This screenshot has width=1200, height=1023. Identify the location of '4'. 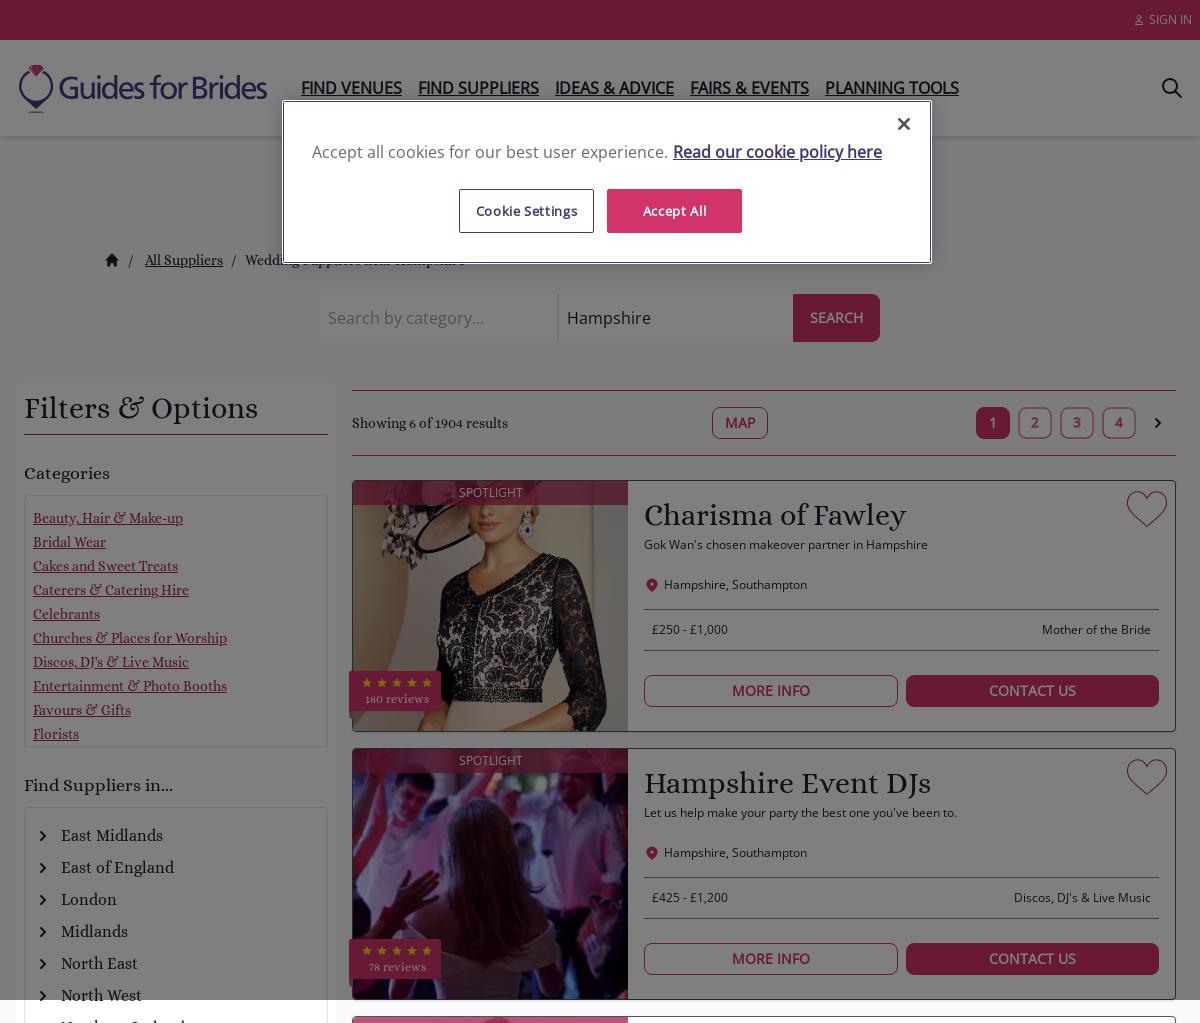
(1118, 422).